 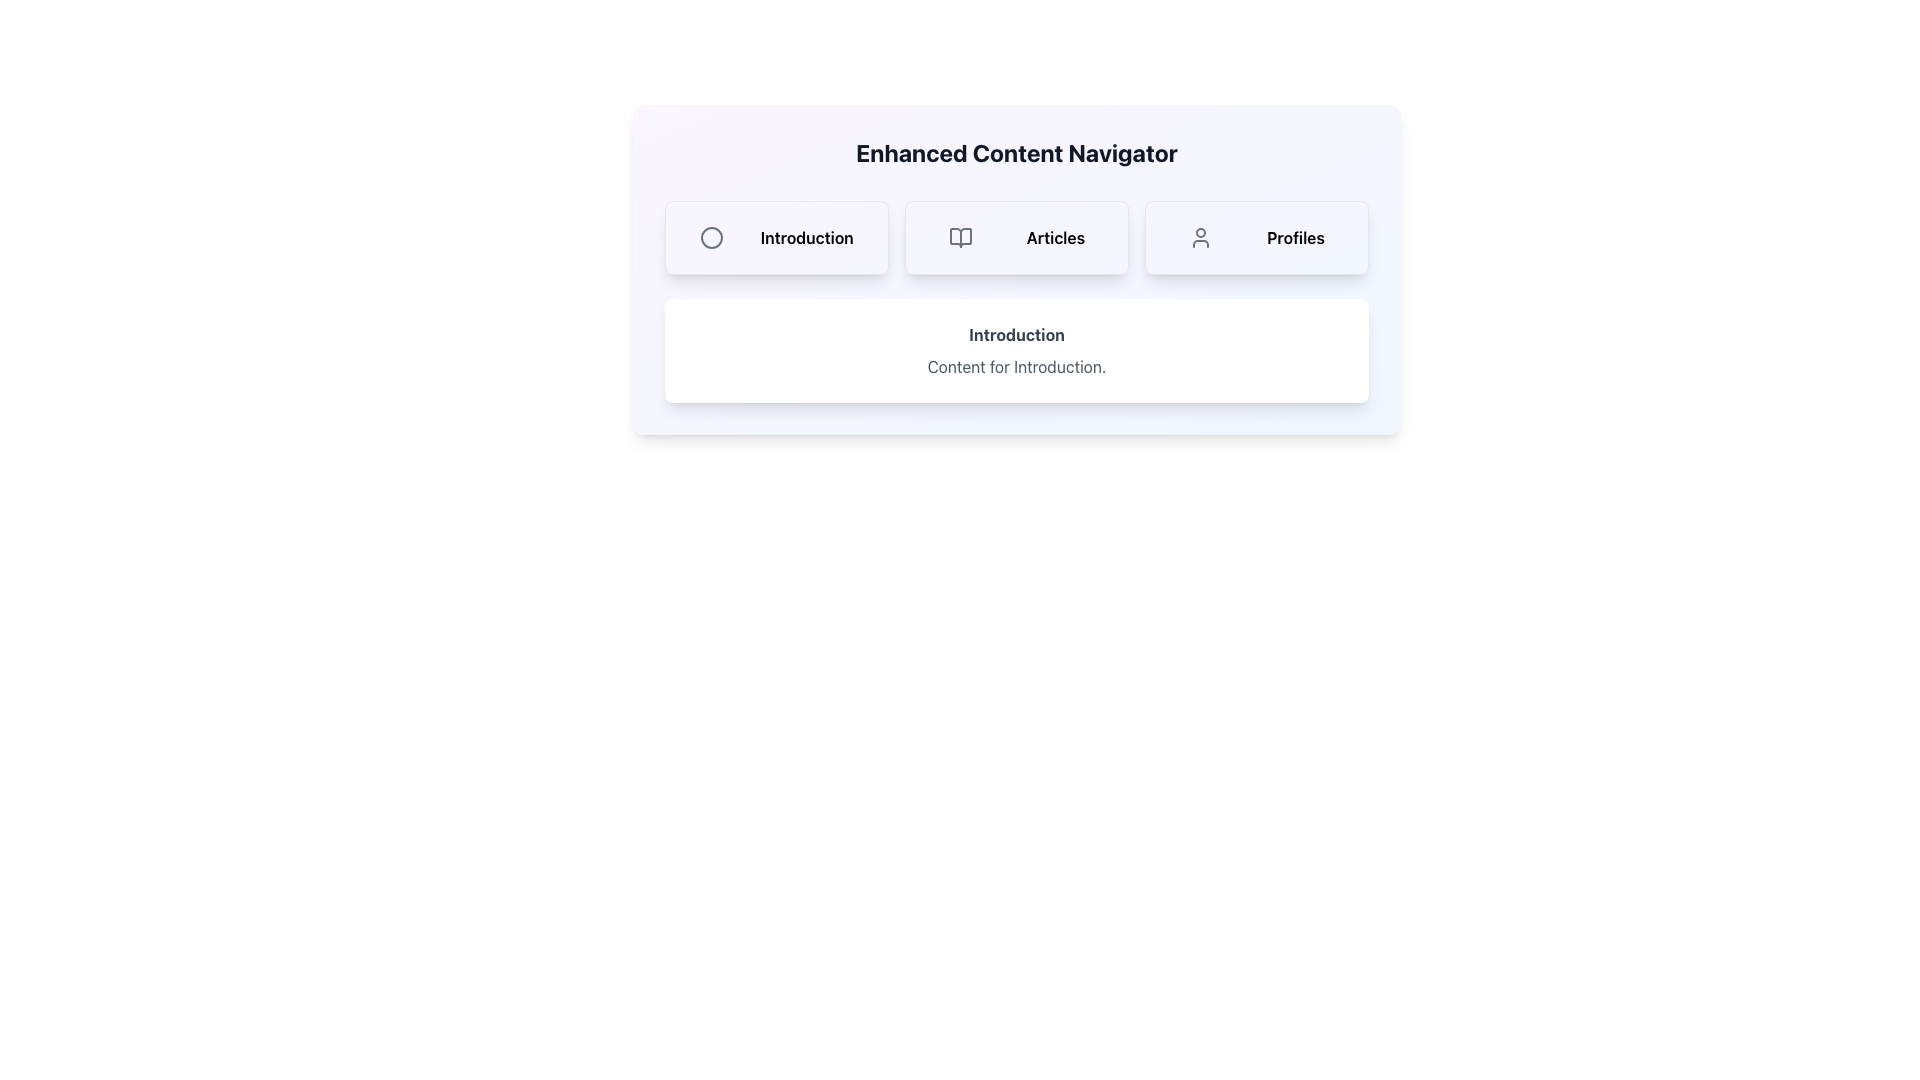 What do you see at coordinates (1017, 366) in the screenshot?
I see `the text element that displays additional descriptive information for the 'Introduction' section, located below the title 'Introduction'` at bounding box center [1017, 366].